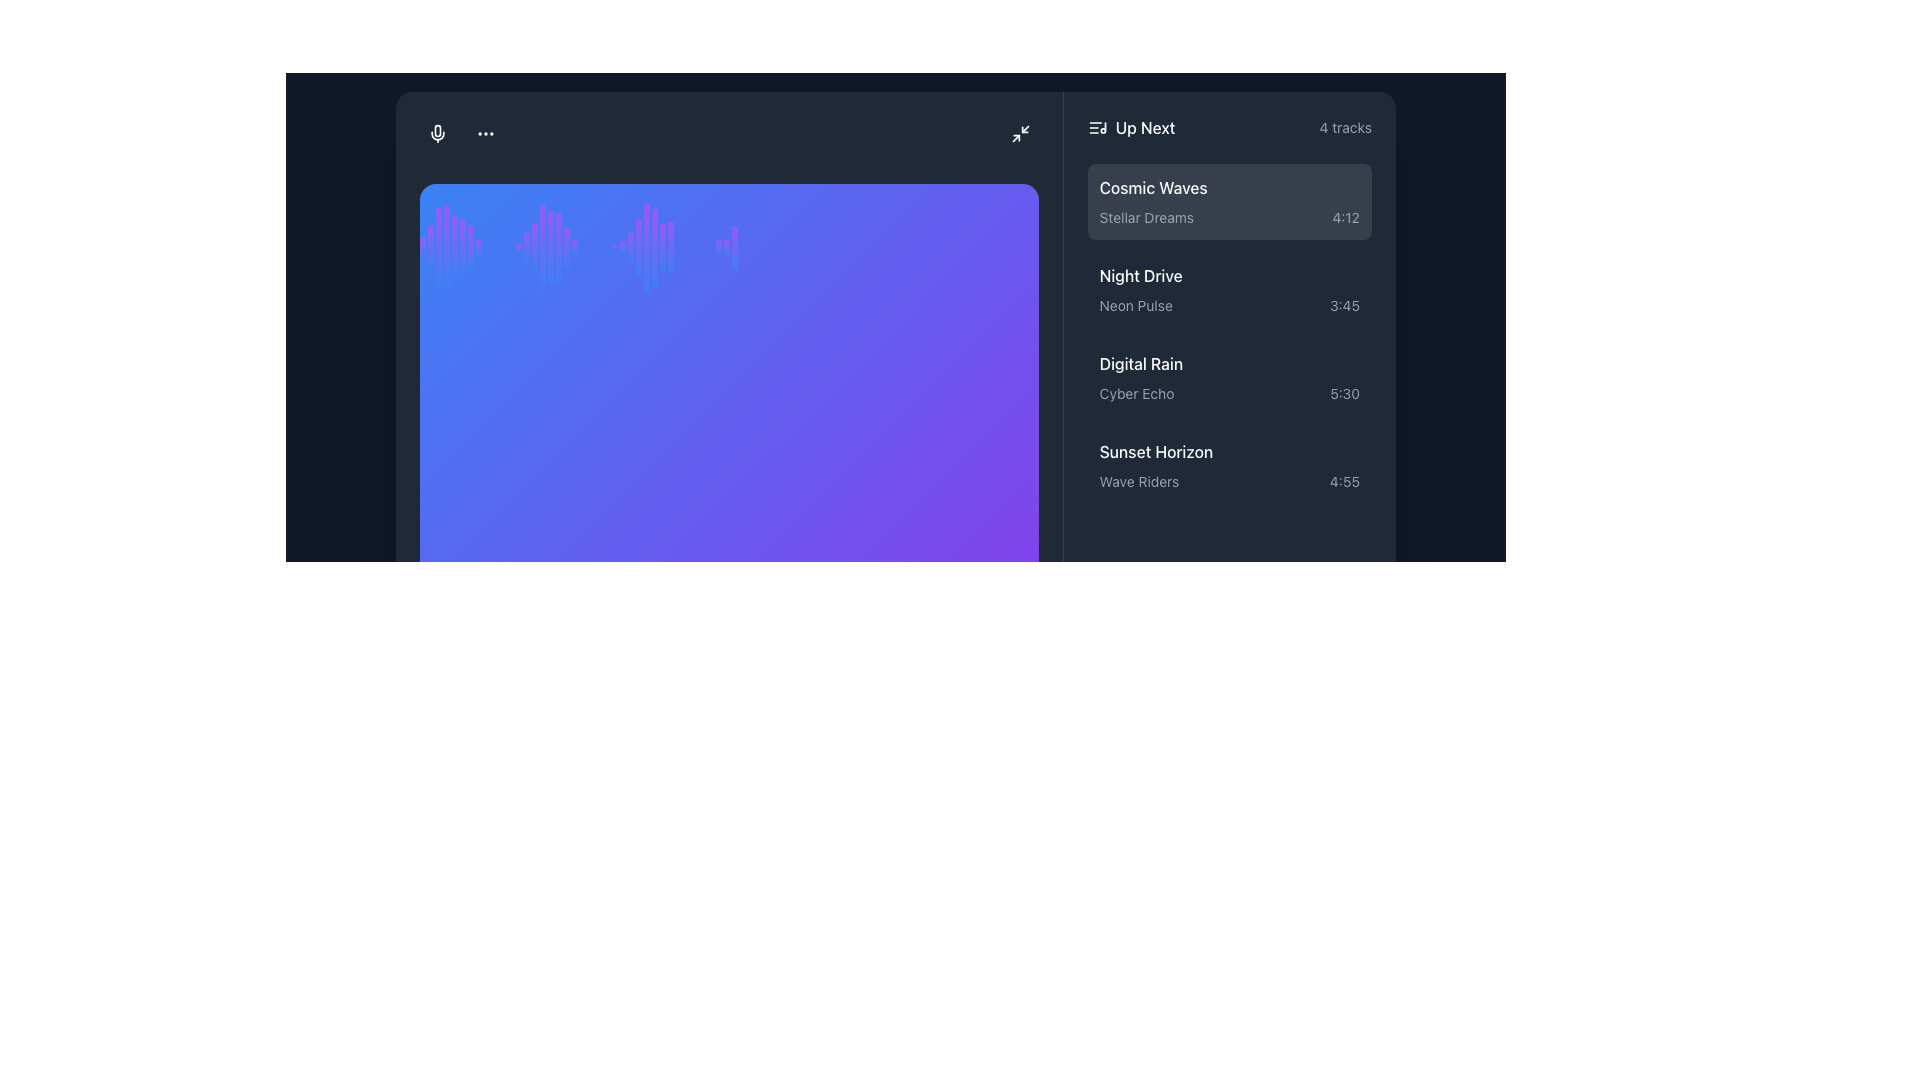  What do you see at coordinates (1344, 481) in the screenshot?
I see `the text label indicating the duration of the song 'Sunset Horizon' by 'Wave Riders', located at the right side of the last item in the 'Up Next' section` at bounding box center [1344, 481].